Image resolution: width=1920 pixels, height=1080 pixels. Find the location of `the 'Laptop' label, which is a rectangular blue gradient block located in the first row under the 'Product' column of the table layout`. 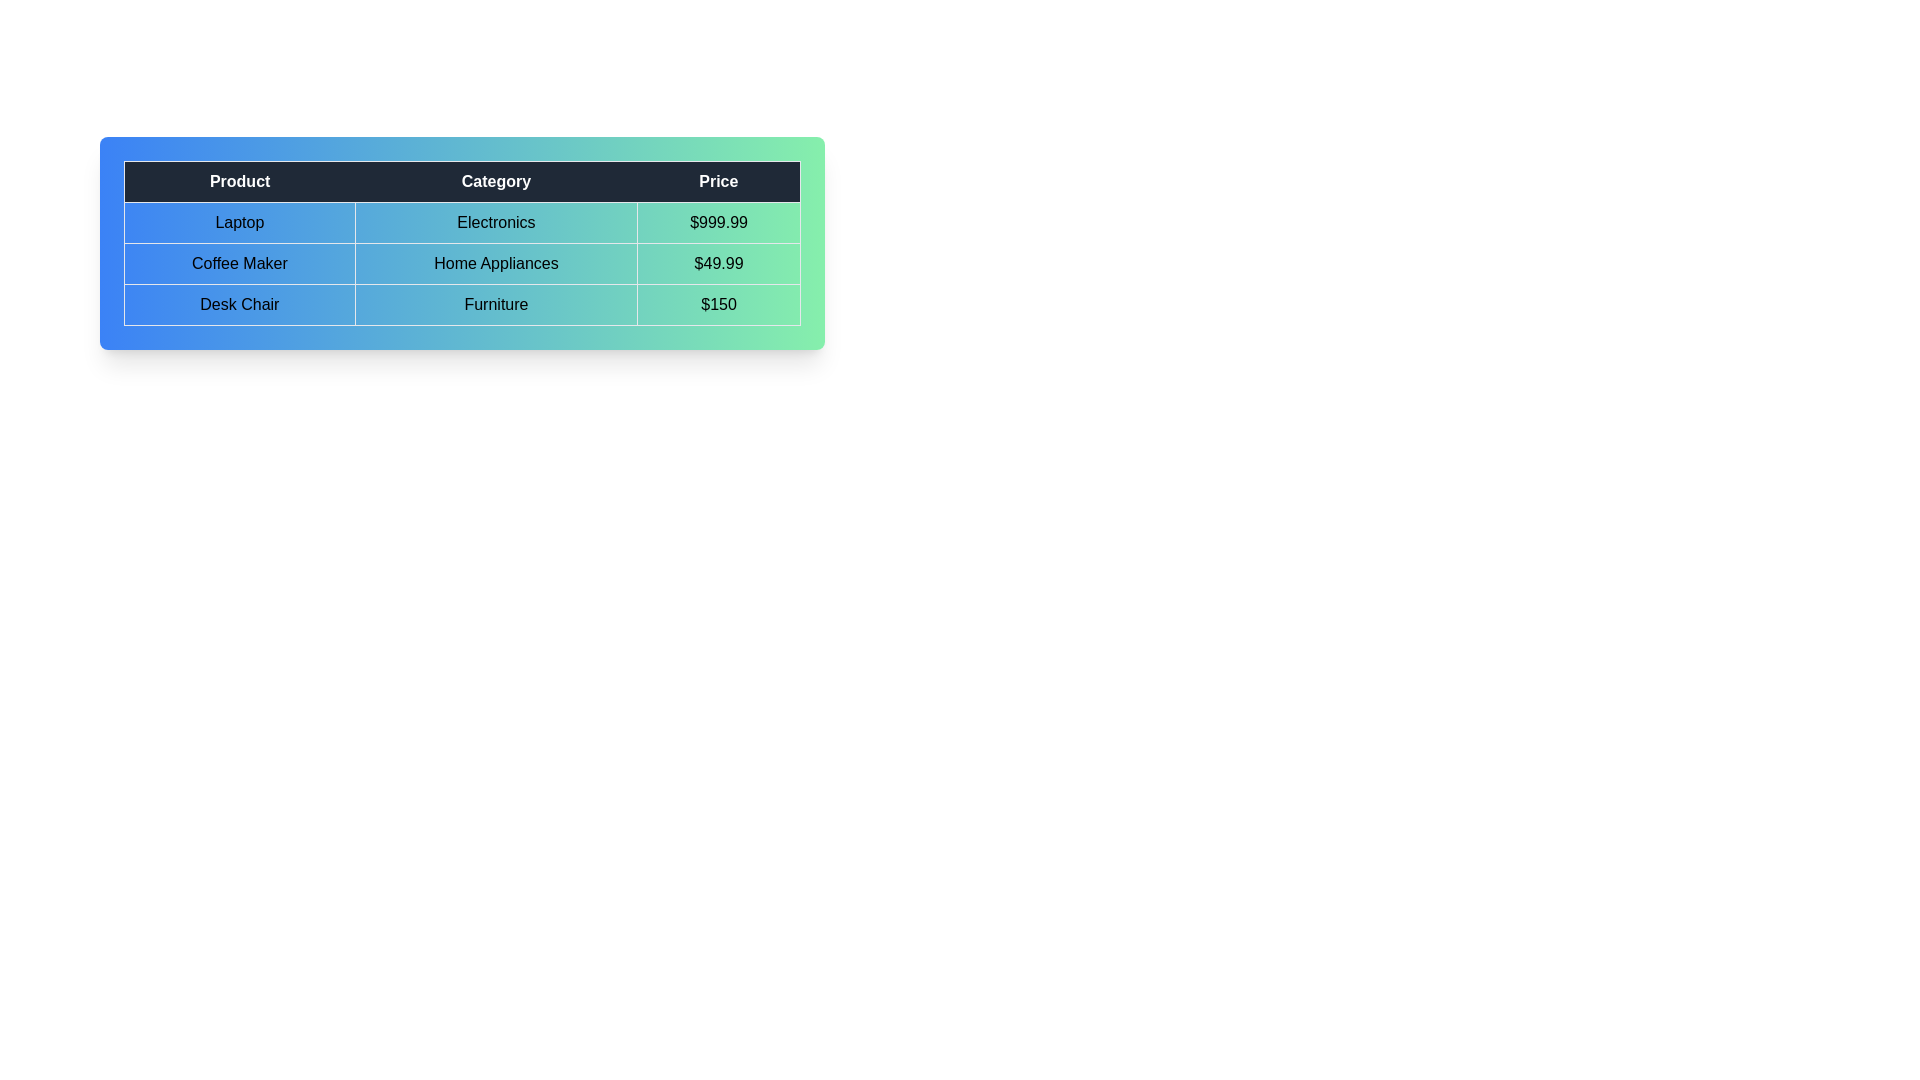

the 'Laptop' label, which is a rectangular blue gradient block located in the first row under the 'Product' column of the table layout is located at coordinates (239, 223).